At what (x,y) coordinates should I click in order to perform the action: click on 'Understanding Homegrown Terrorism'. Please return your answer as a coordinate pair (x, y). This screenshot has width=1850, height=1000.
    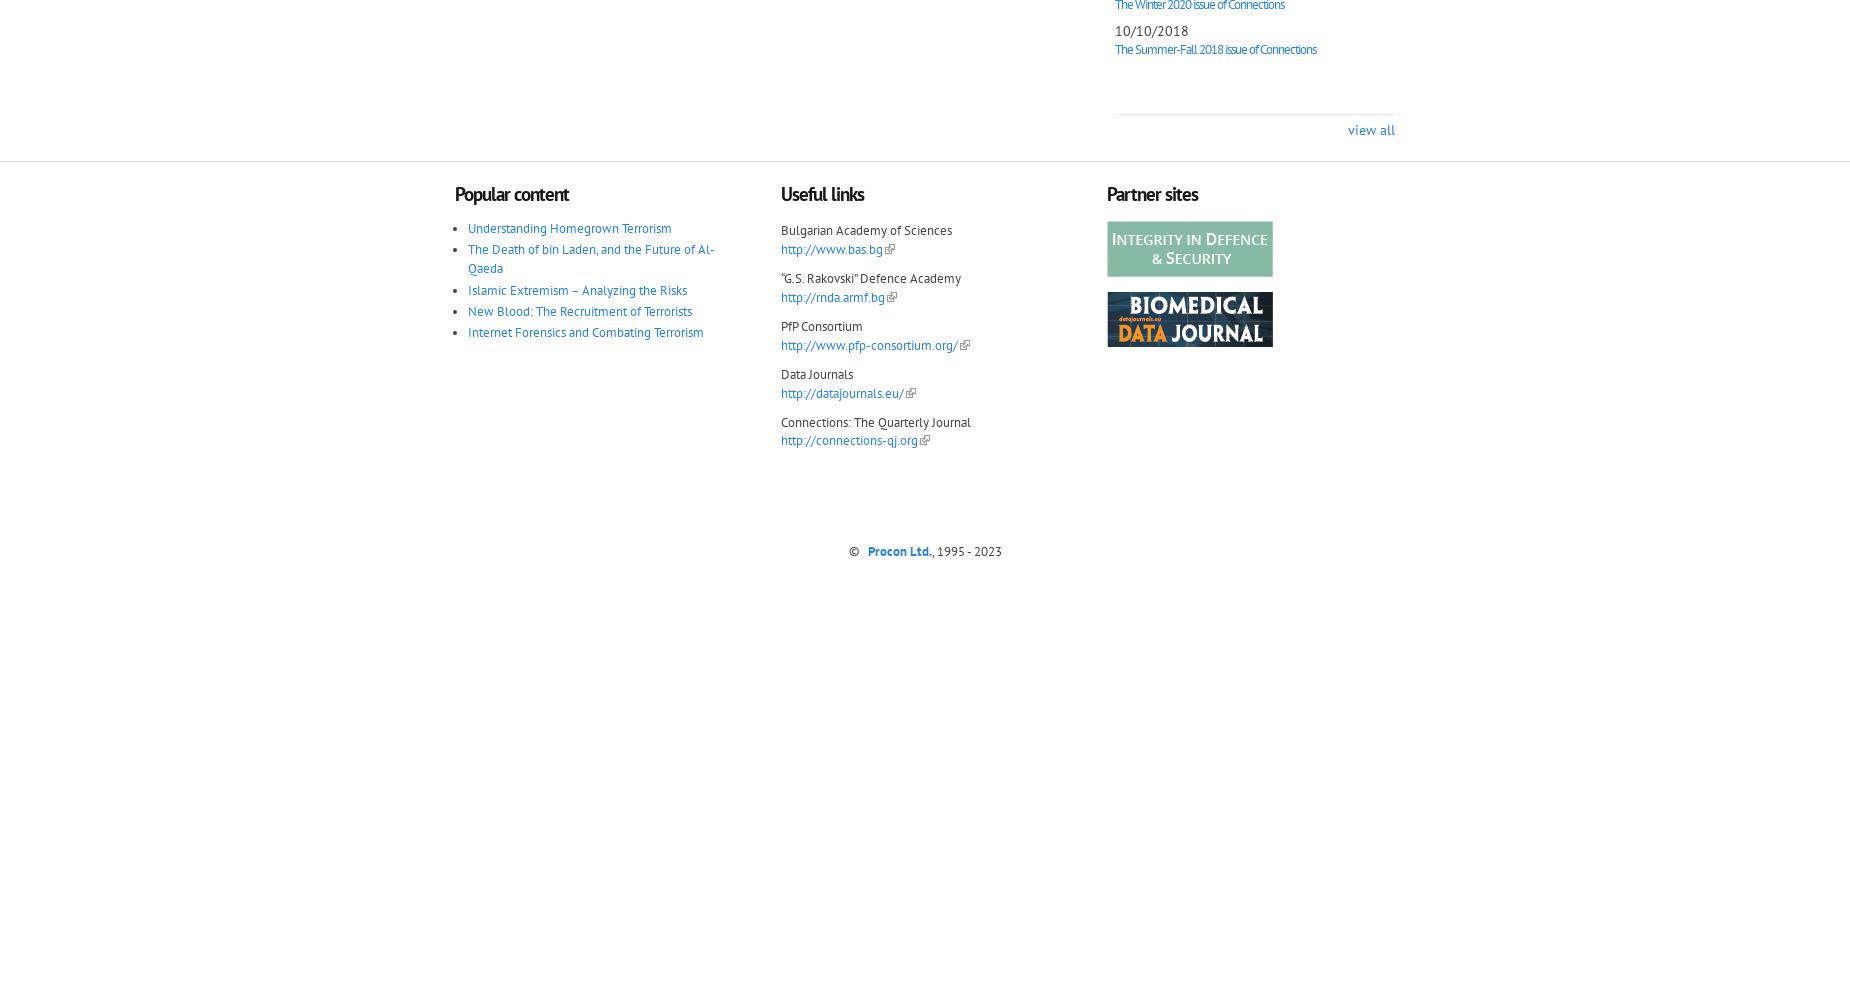
    Looking at the image, I should click on (569, 226).